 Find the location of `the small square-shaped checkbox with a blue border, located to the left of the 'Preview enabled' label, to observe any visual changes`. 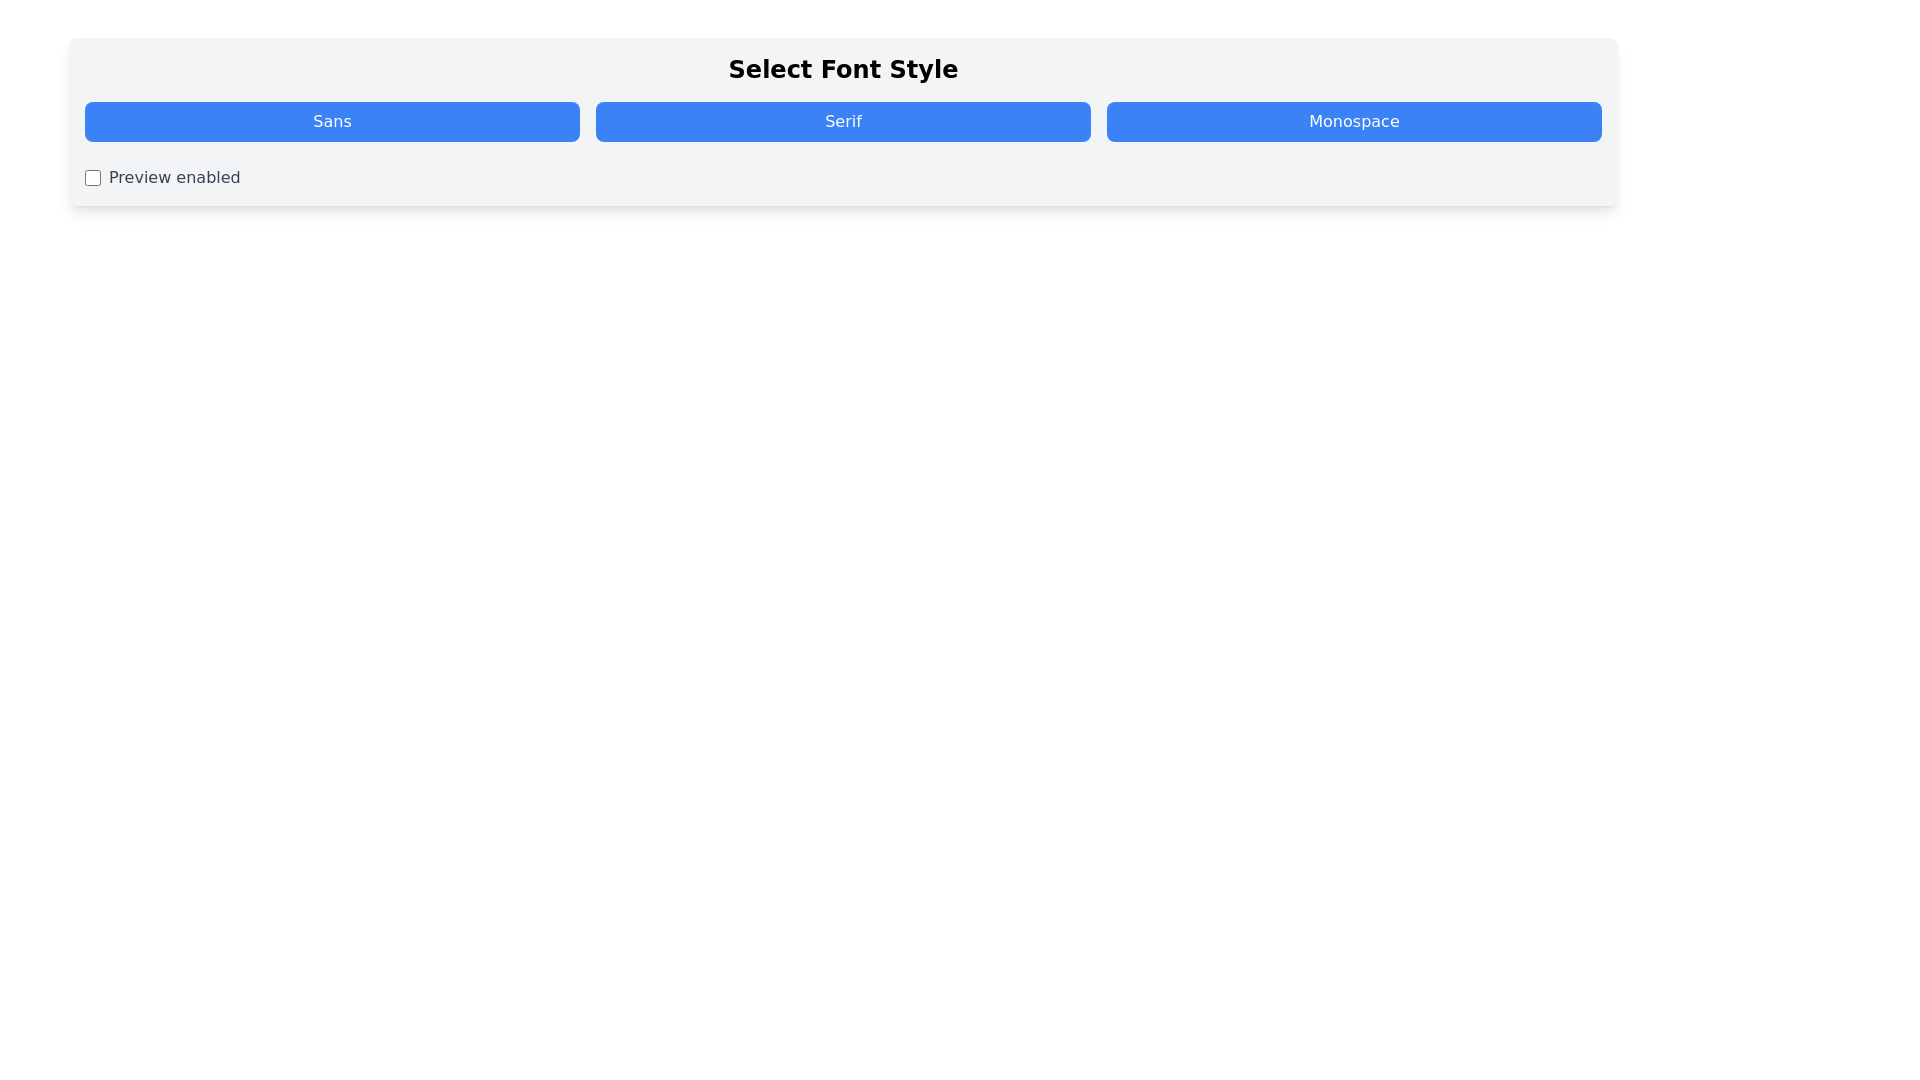

the small square-shaped checkbox with a blue border, located to the left of the 'Preview enabled' label, to observe any visual changes is located at coordinates (91, 176).